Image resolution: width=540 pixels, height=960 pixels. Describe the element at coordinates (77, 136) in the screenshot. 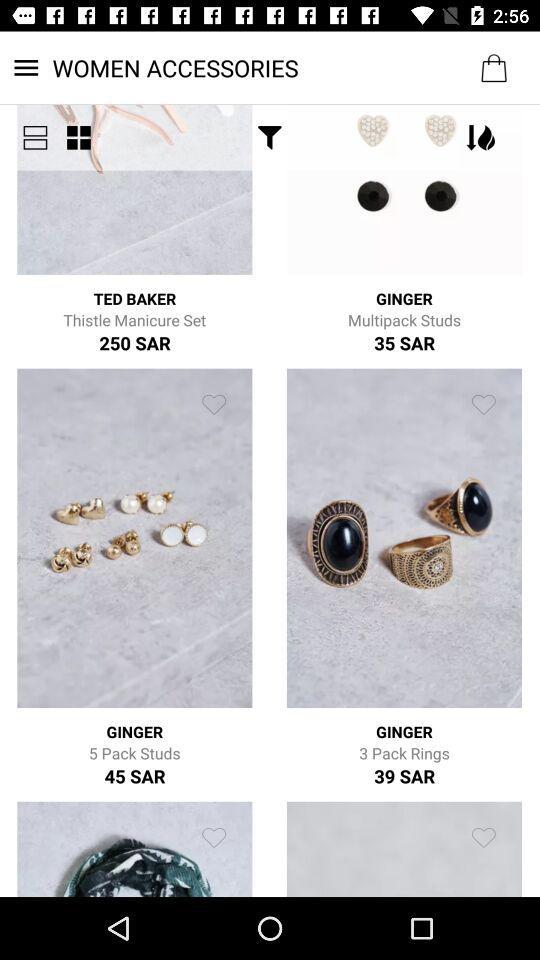

I see `the icon above the ted baker` at that location.